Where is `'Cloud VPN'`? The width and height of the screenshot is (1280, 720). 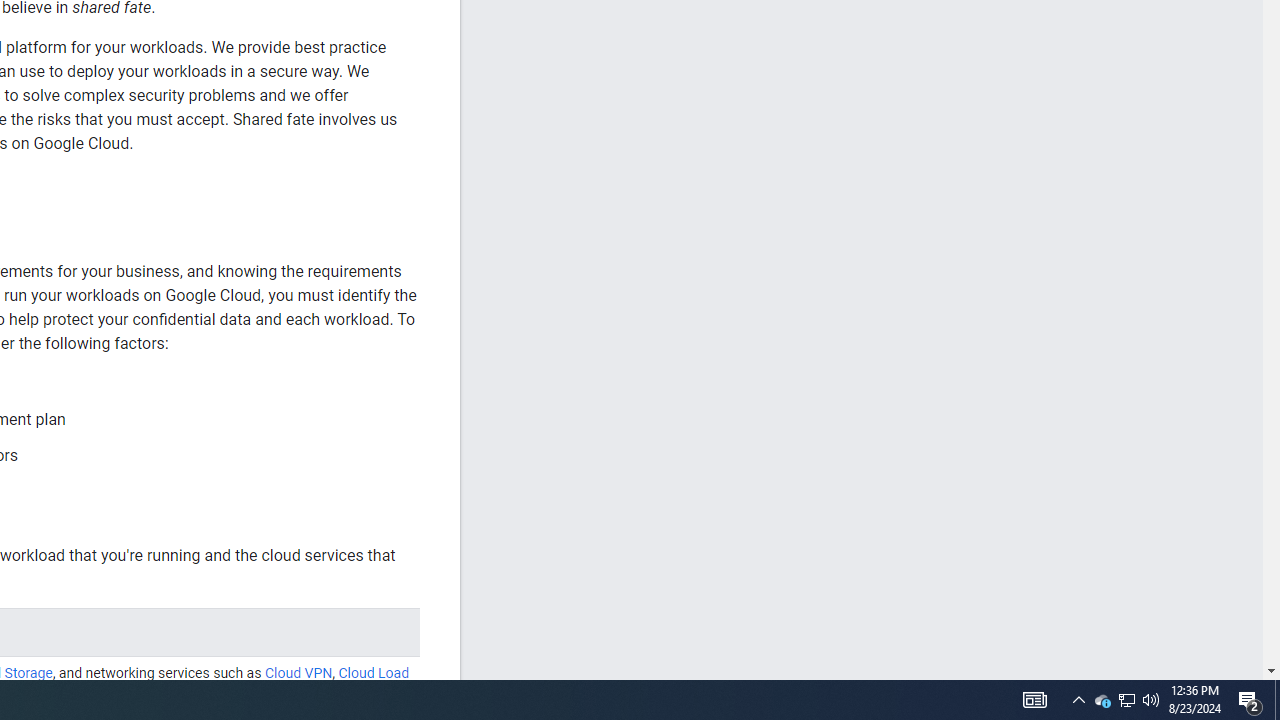
'Cloud VPN' is located at coordinates (297, 673).